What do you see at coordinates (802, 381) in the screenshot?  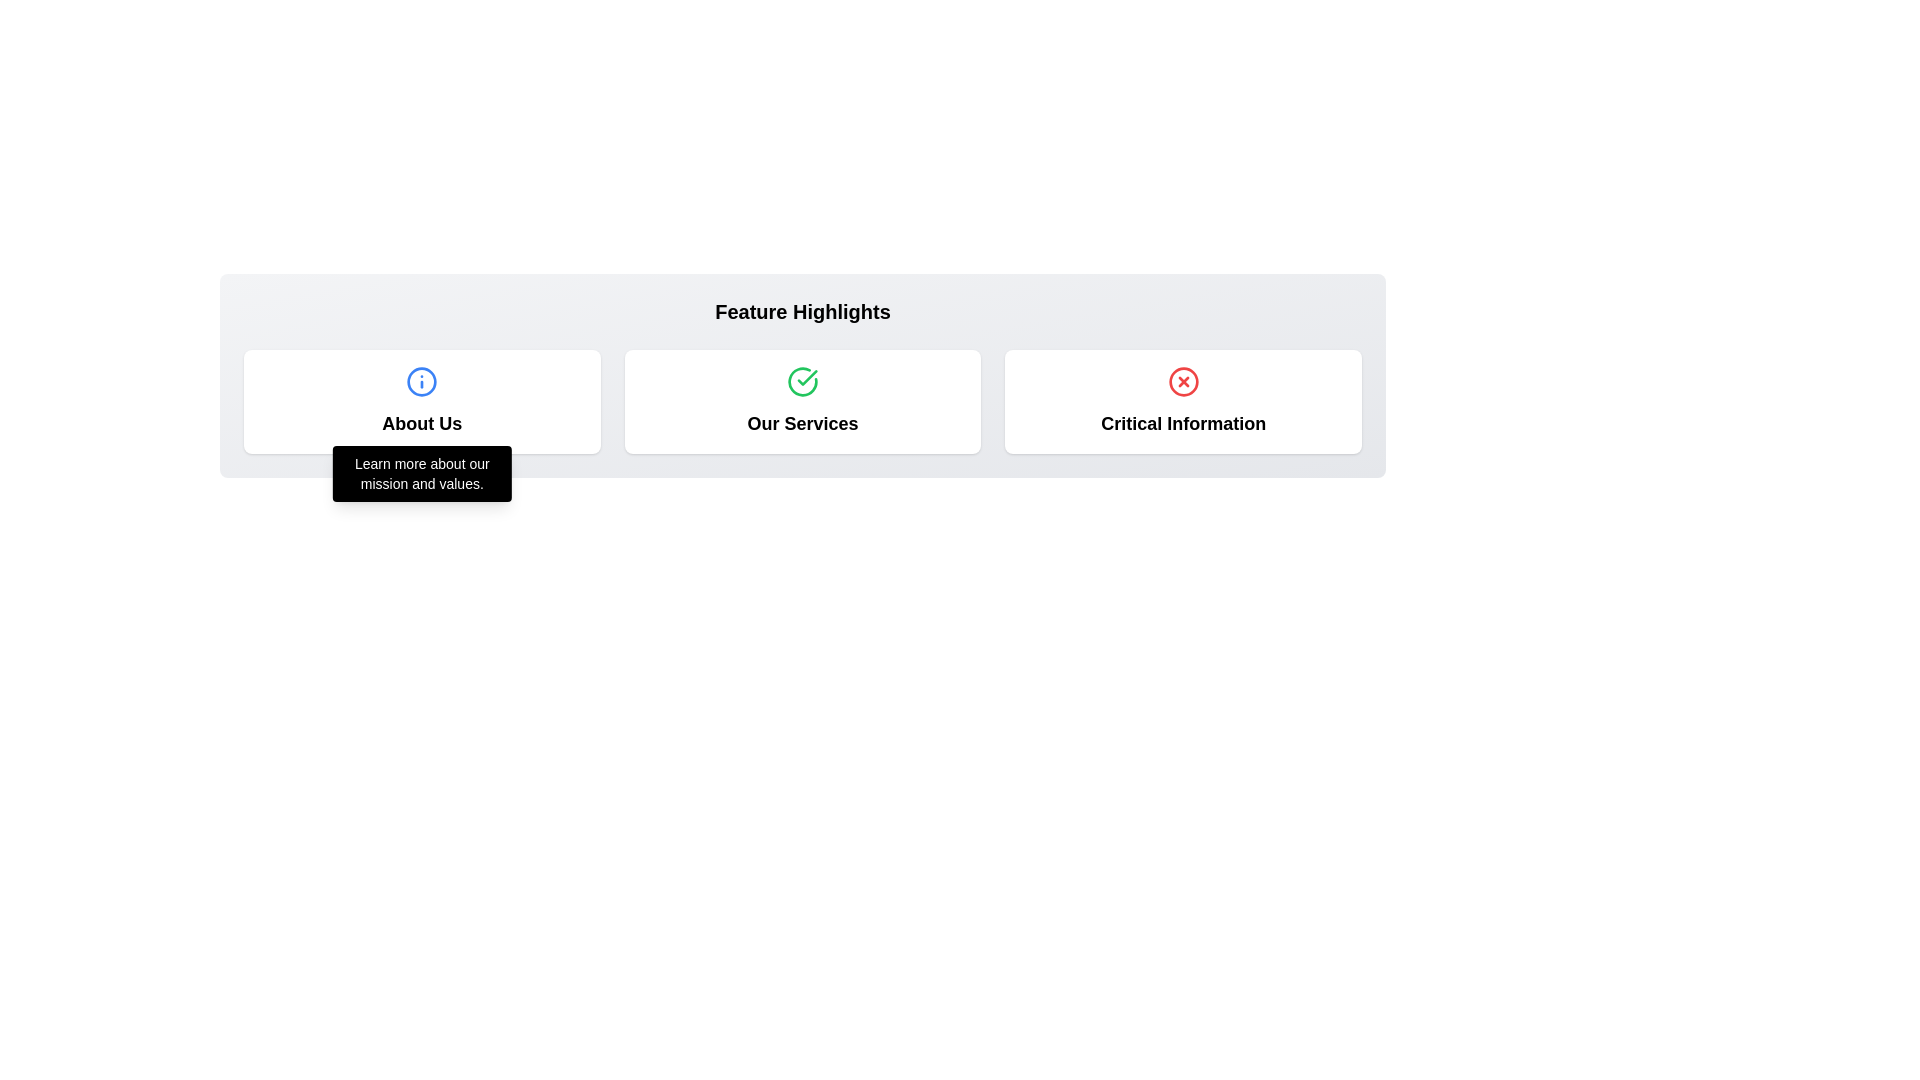 I see `the green checkmark icon, which is the central item of three adjacent icons under the heading 'Feature Highlights', located above the label 'Our Services'` at bounding box center [802, 381].